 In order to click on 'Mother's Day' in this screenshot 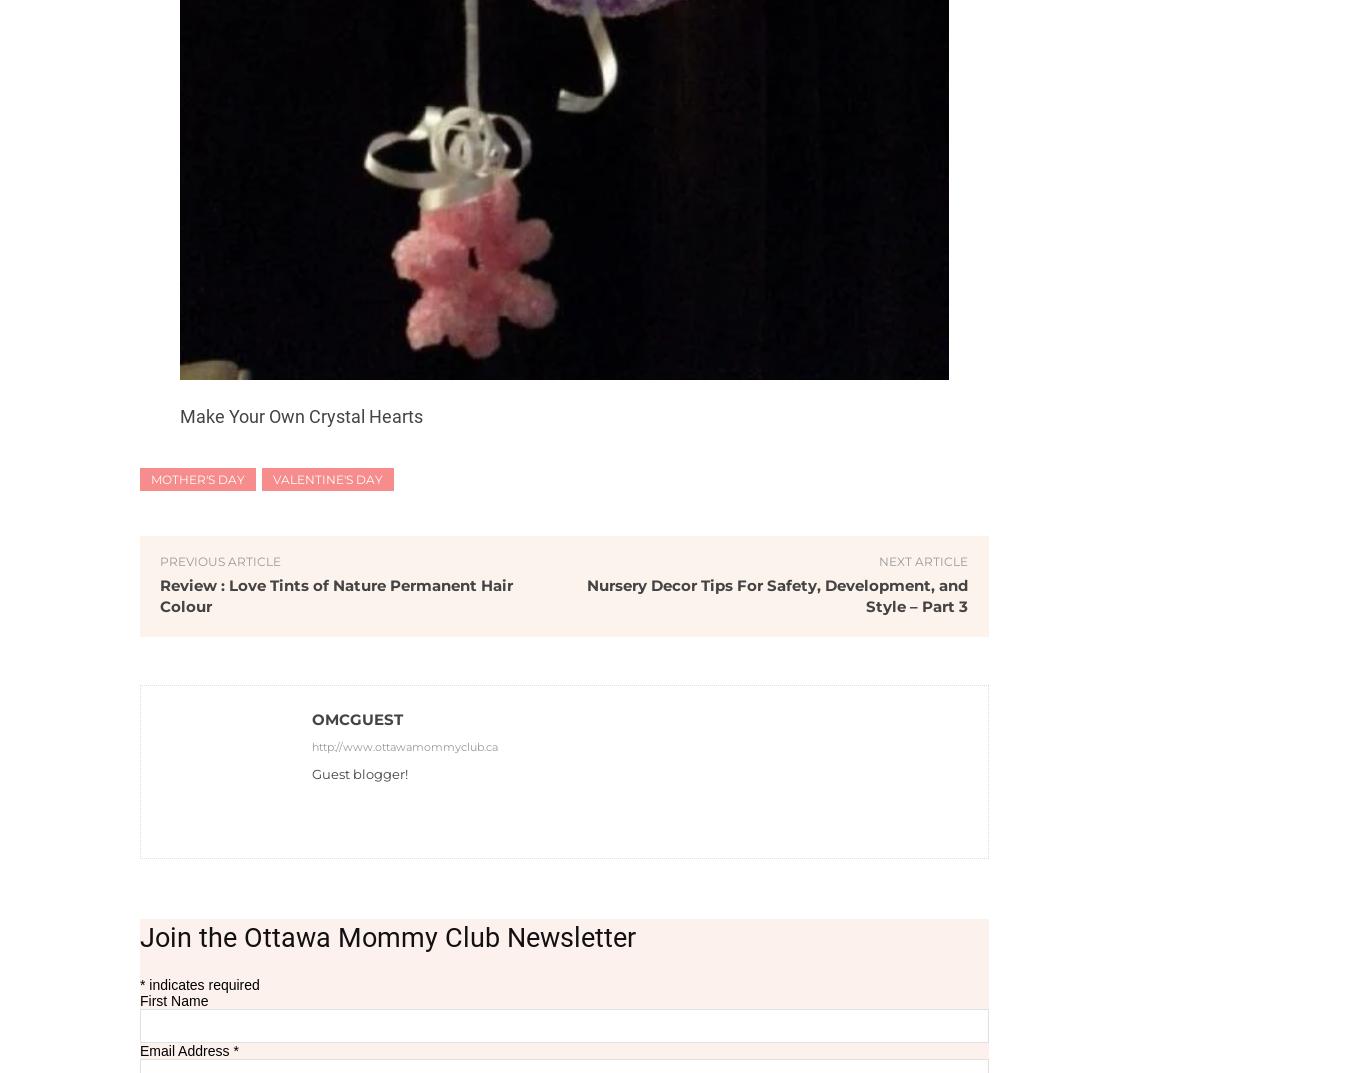, I will do `click(198, 477)`.